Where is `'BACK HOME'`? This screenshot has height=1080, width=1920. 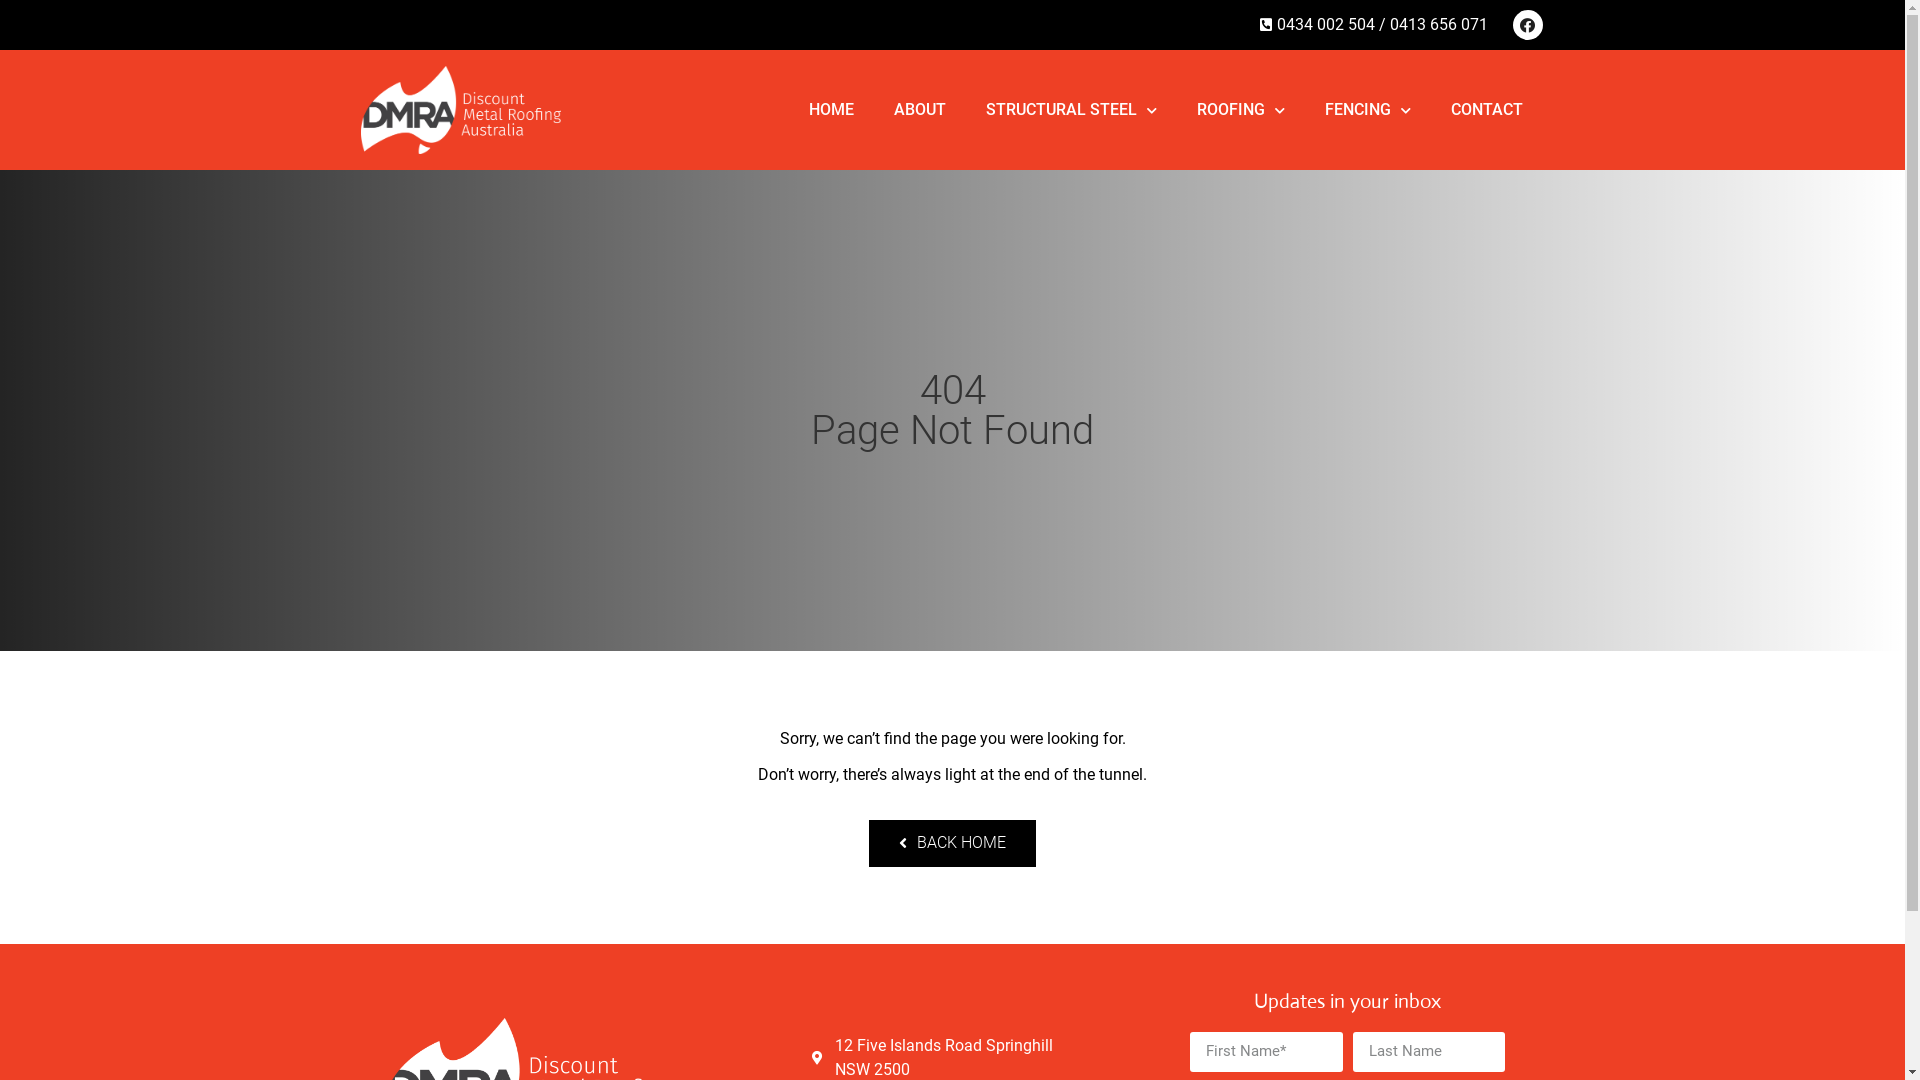
'BACK HOME' is located at coordinates (951, 843).